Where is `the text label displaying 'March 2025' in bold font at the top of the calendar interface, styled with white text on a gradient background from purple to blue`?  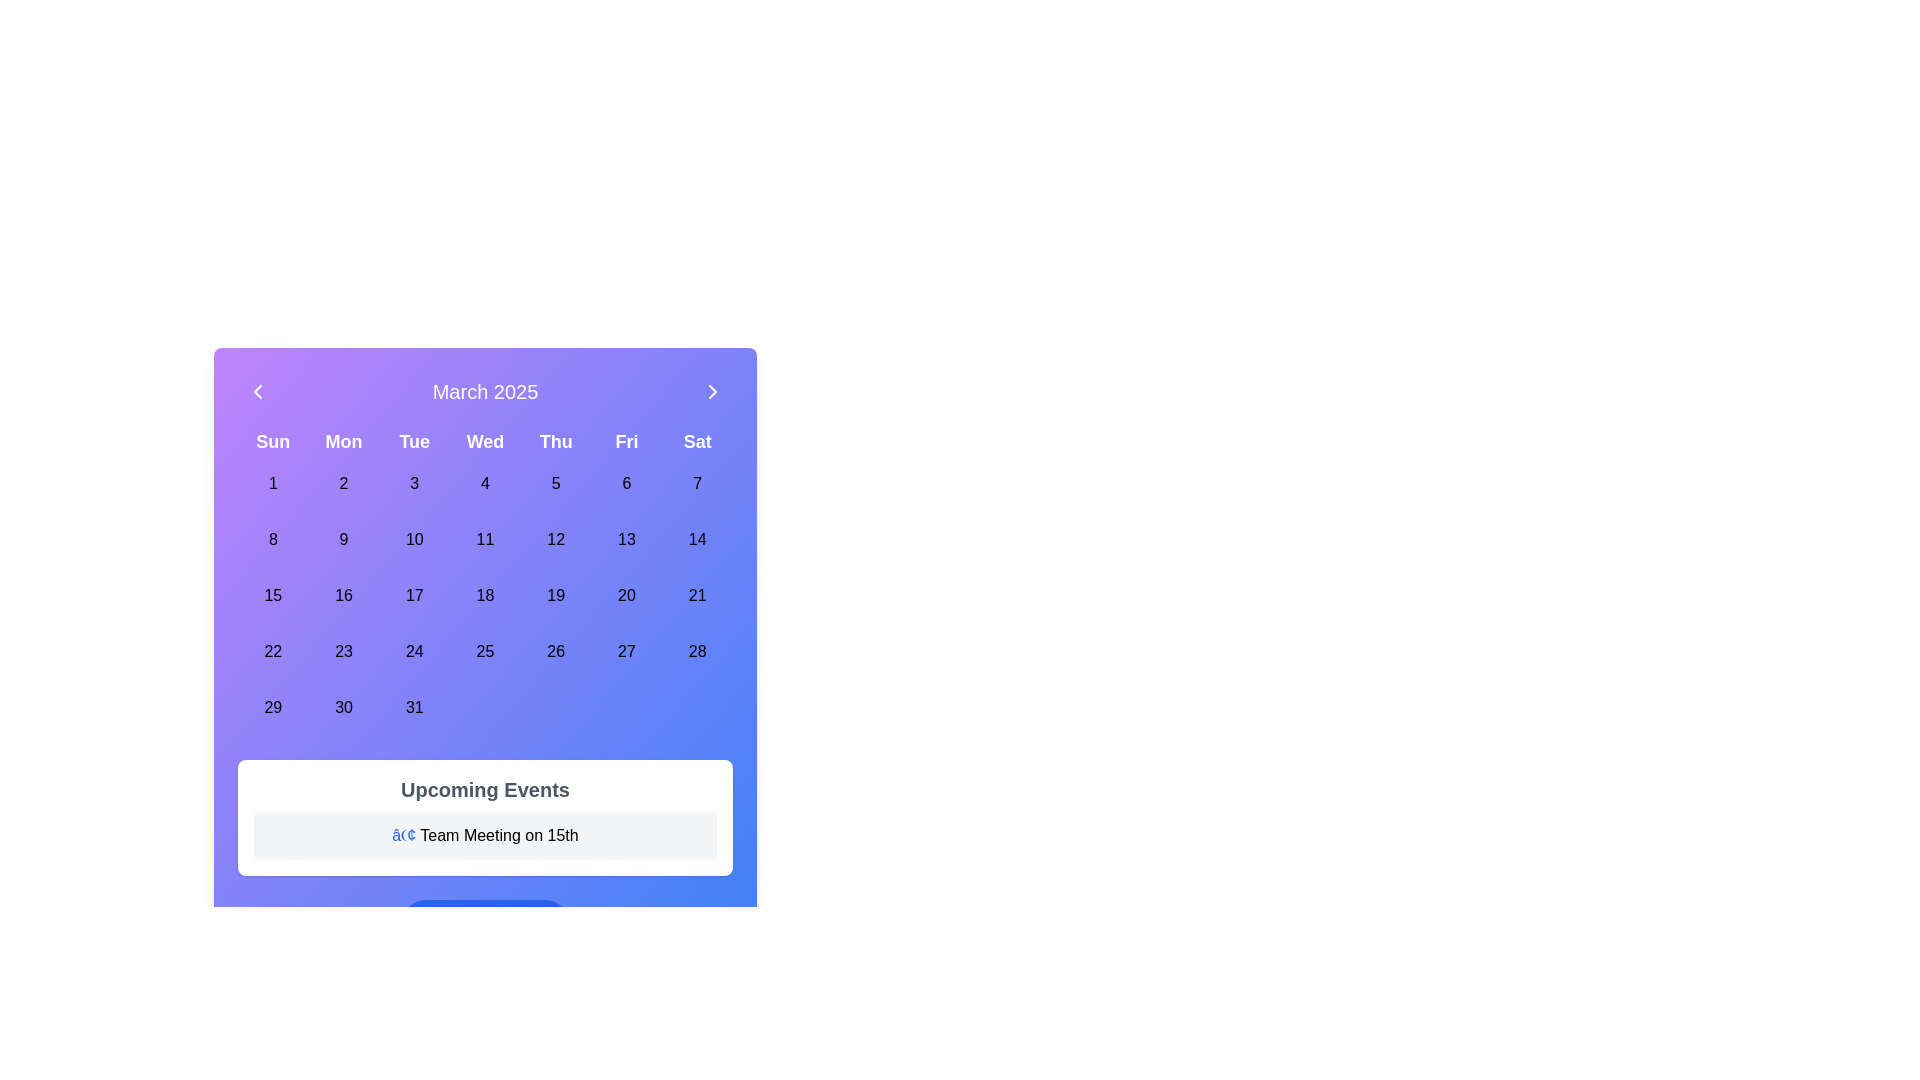
the text label displaying 'March 2025' in bold font at the top of the calendar interface, styled with white text on a gradient background from purple to blue is located at coordinates (485, 392).